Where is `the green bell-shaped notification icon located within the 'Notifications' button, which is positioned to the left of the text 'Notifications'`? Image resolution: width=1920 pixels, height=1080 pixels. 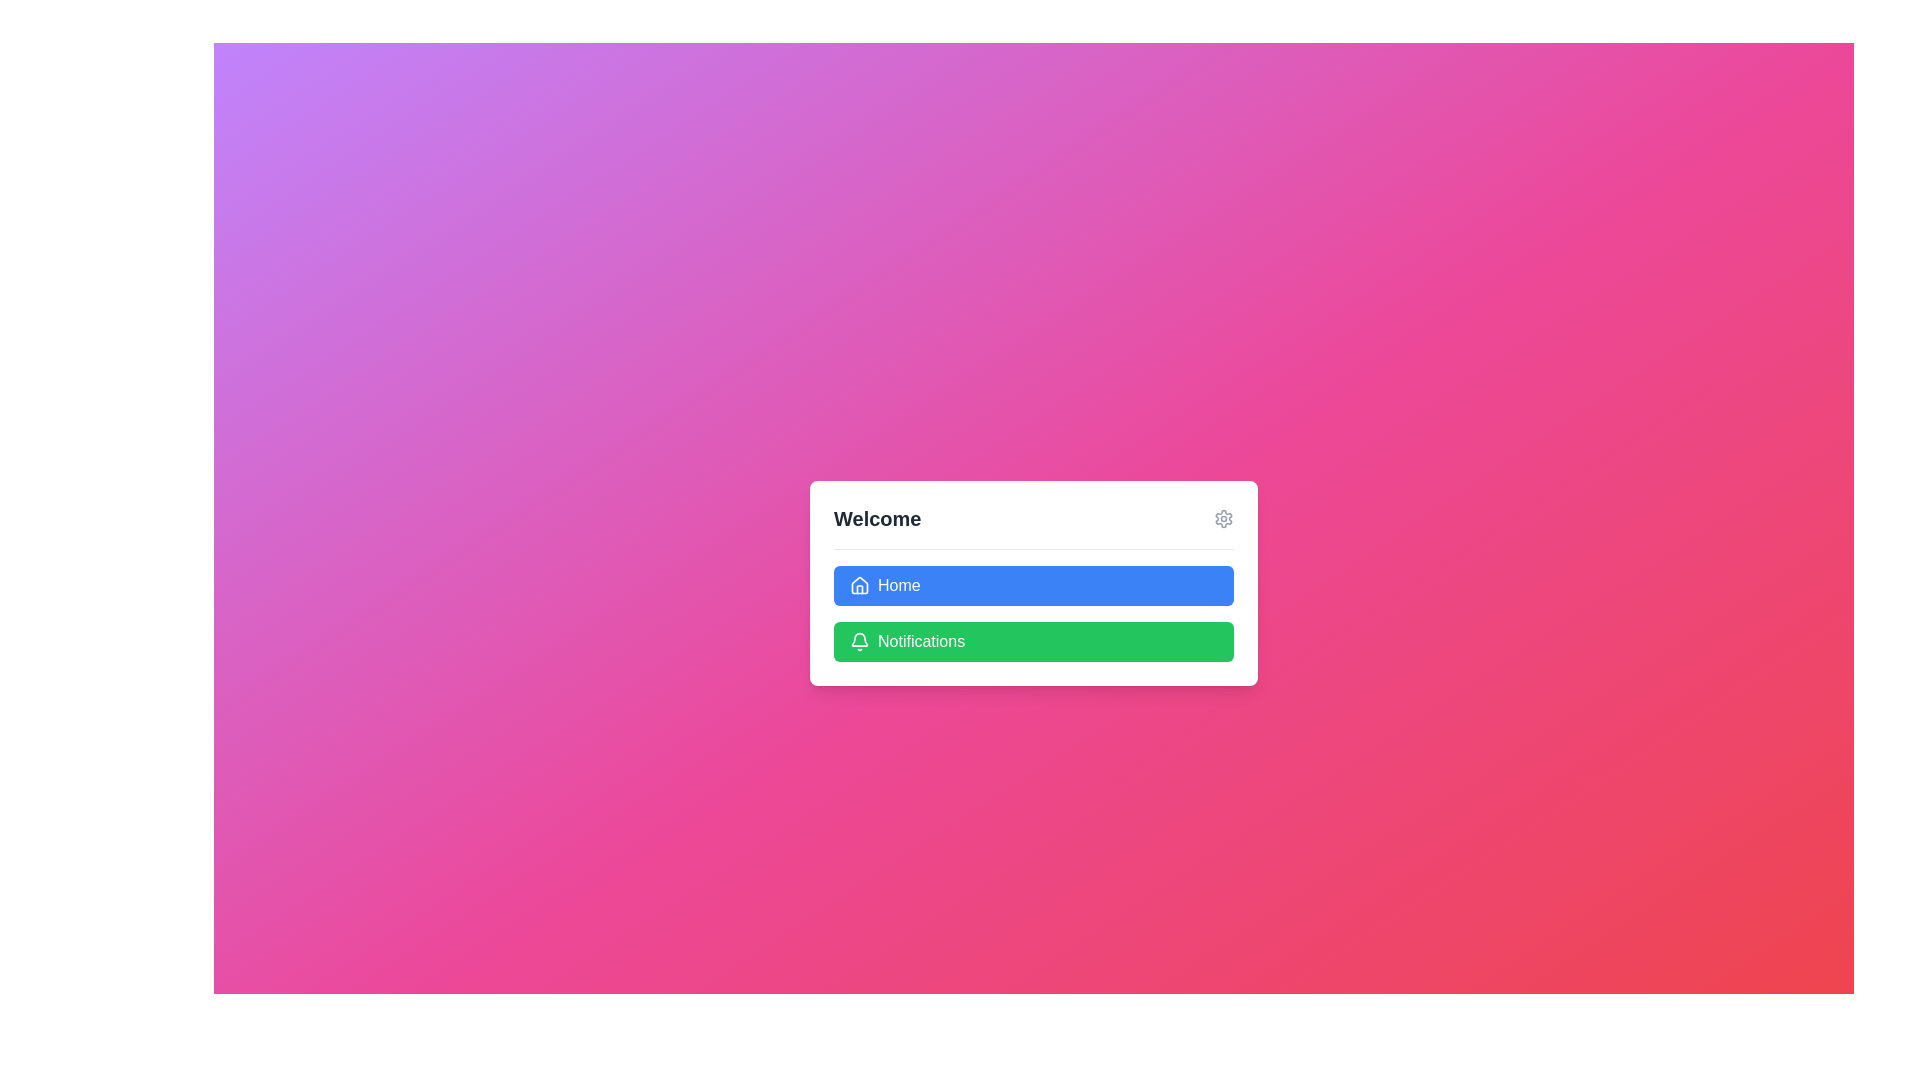
the green bell-shaped notification icon located within the 'Notifications' button, which is positioned to the left of the text 'Notifications' is located at coordinates (859, 640).